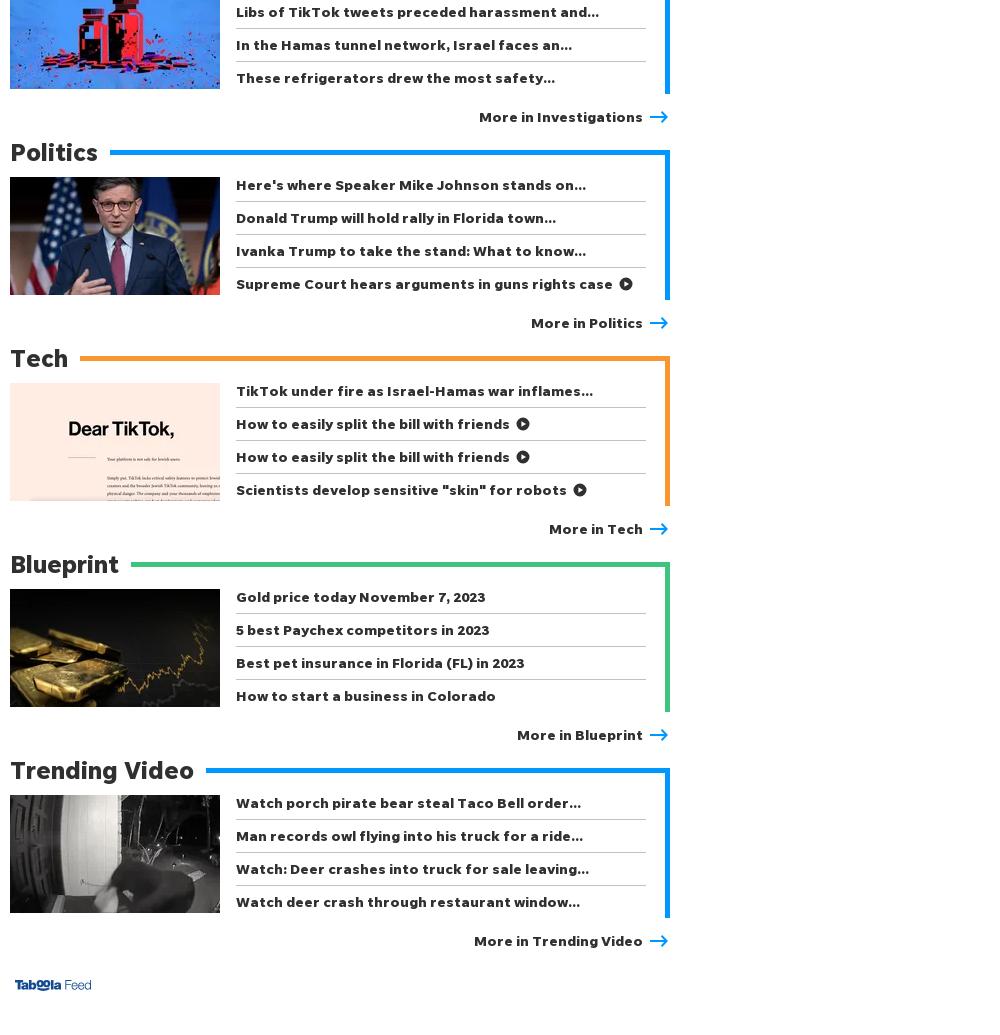 The width and height of the screenshot is (1000, 1035). Describe the element at coordinates (424, 283) in the screenshot. I see `'Supreme Court hears arguments in guns rights case'` at that location.